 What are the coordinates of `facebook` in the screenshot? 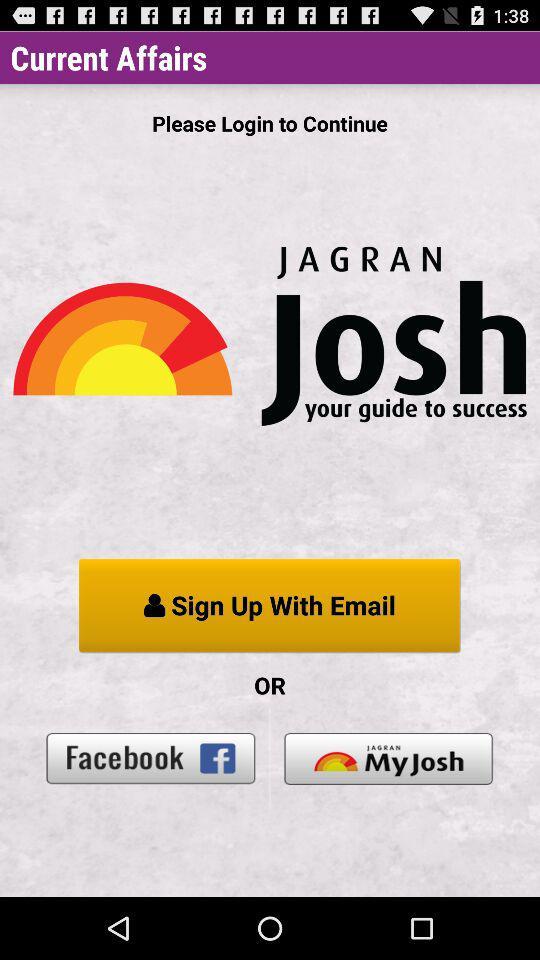 It's located at (150, 757).